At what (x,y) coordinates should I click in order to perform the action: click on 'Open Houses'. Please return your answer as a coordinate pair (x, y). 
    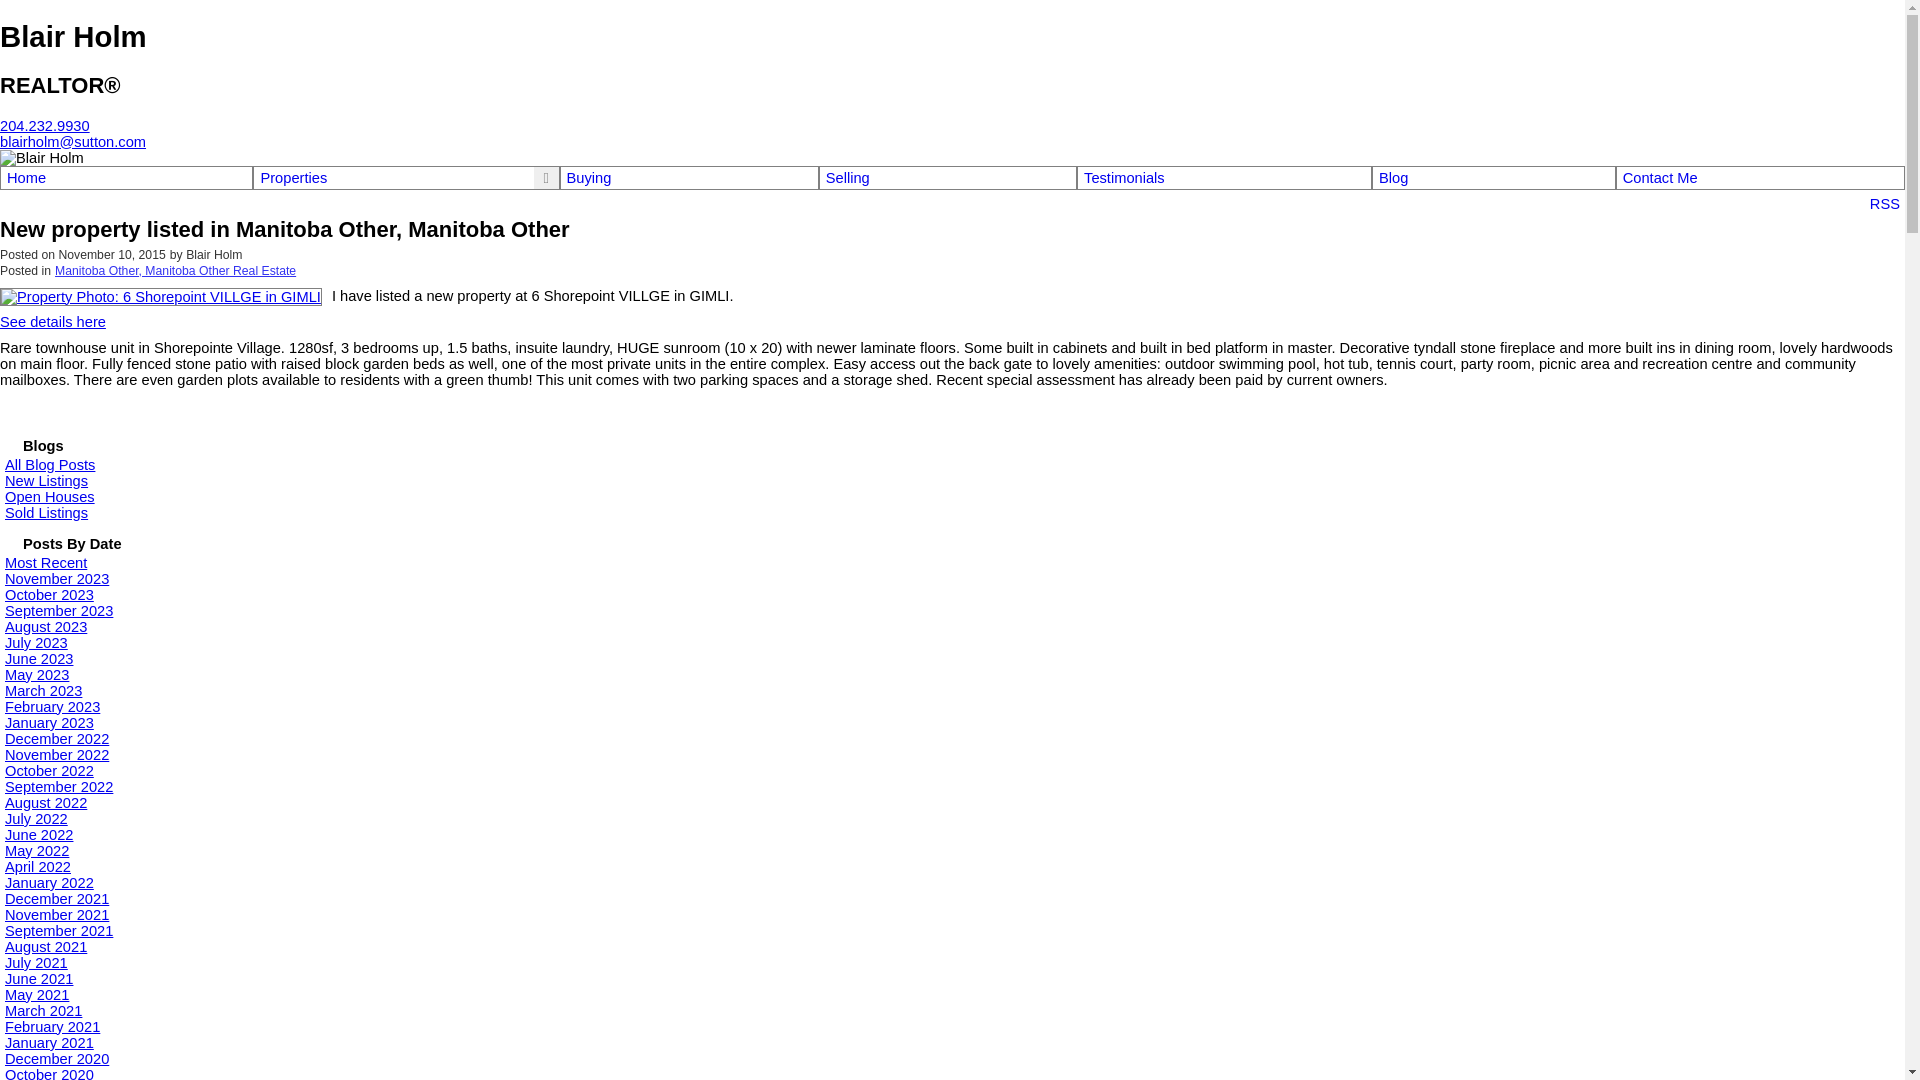
    Looking at the image, I should click on (49, 496).